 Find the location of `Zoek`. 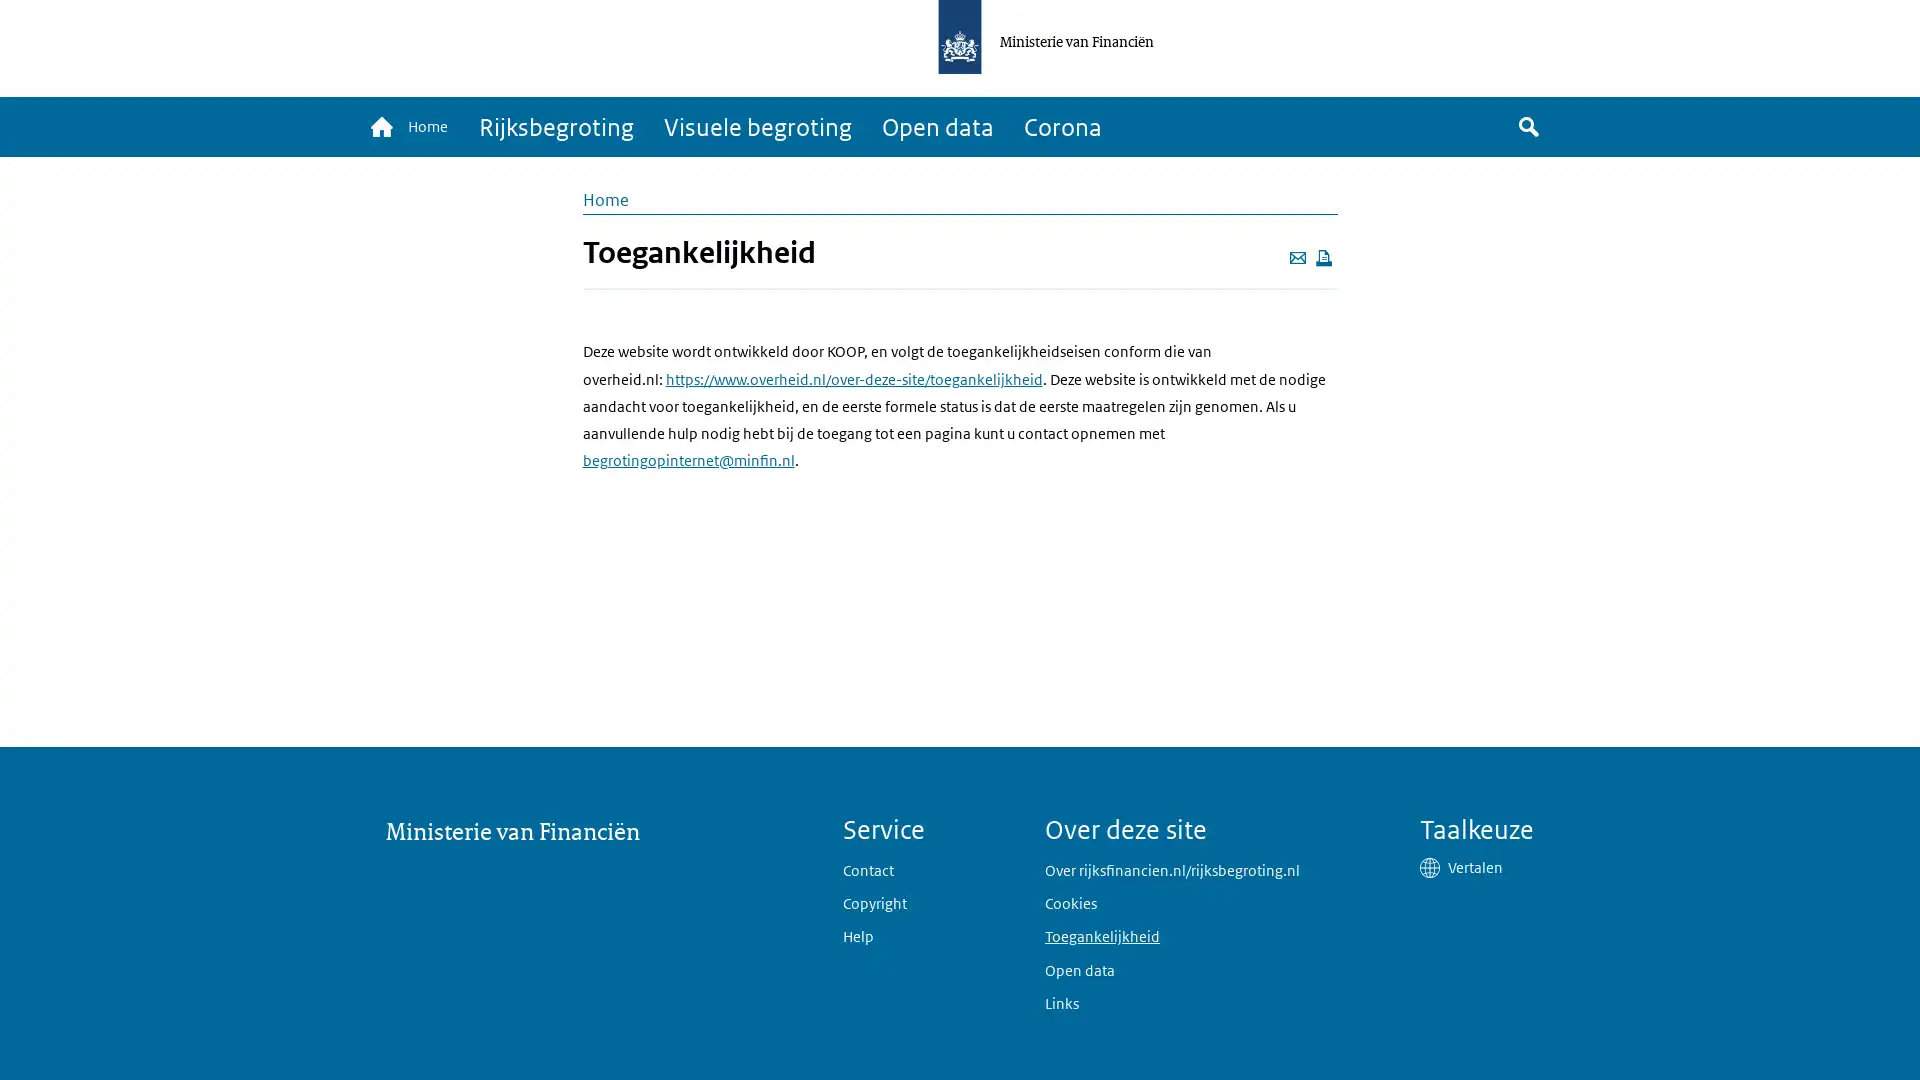

Zoek is located at coordinates (1528, 128).